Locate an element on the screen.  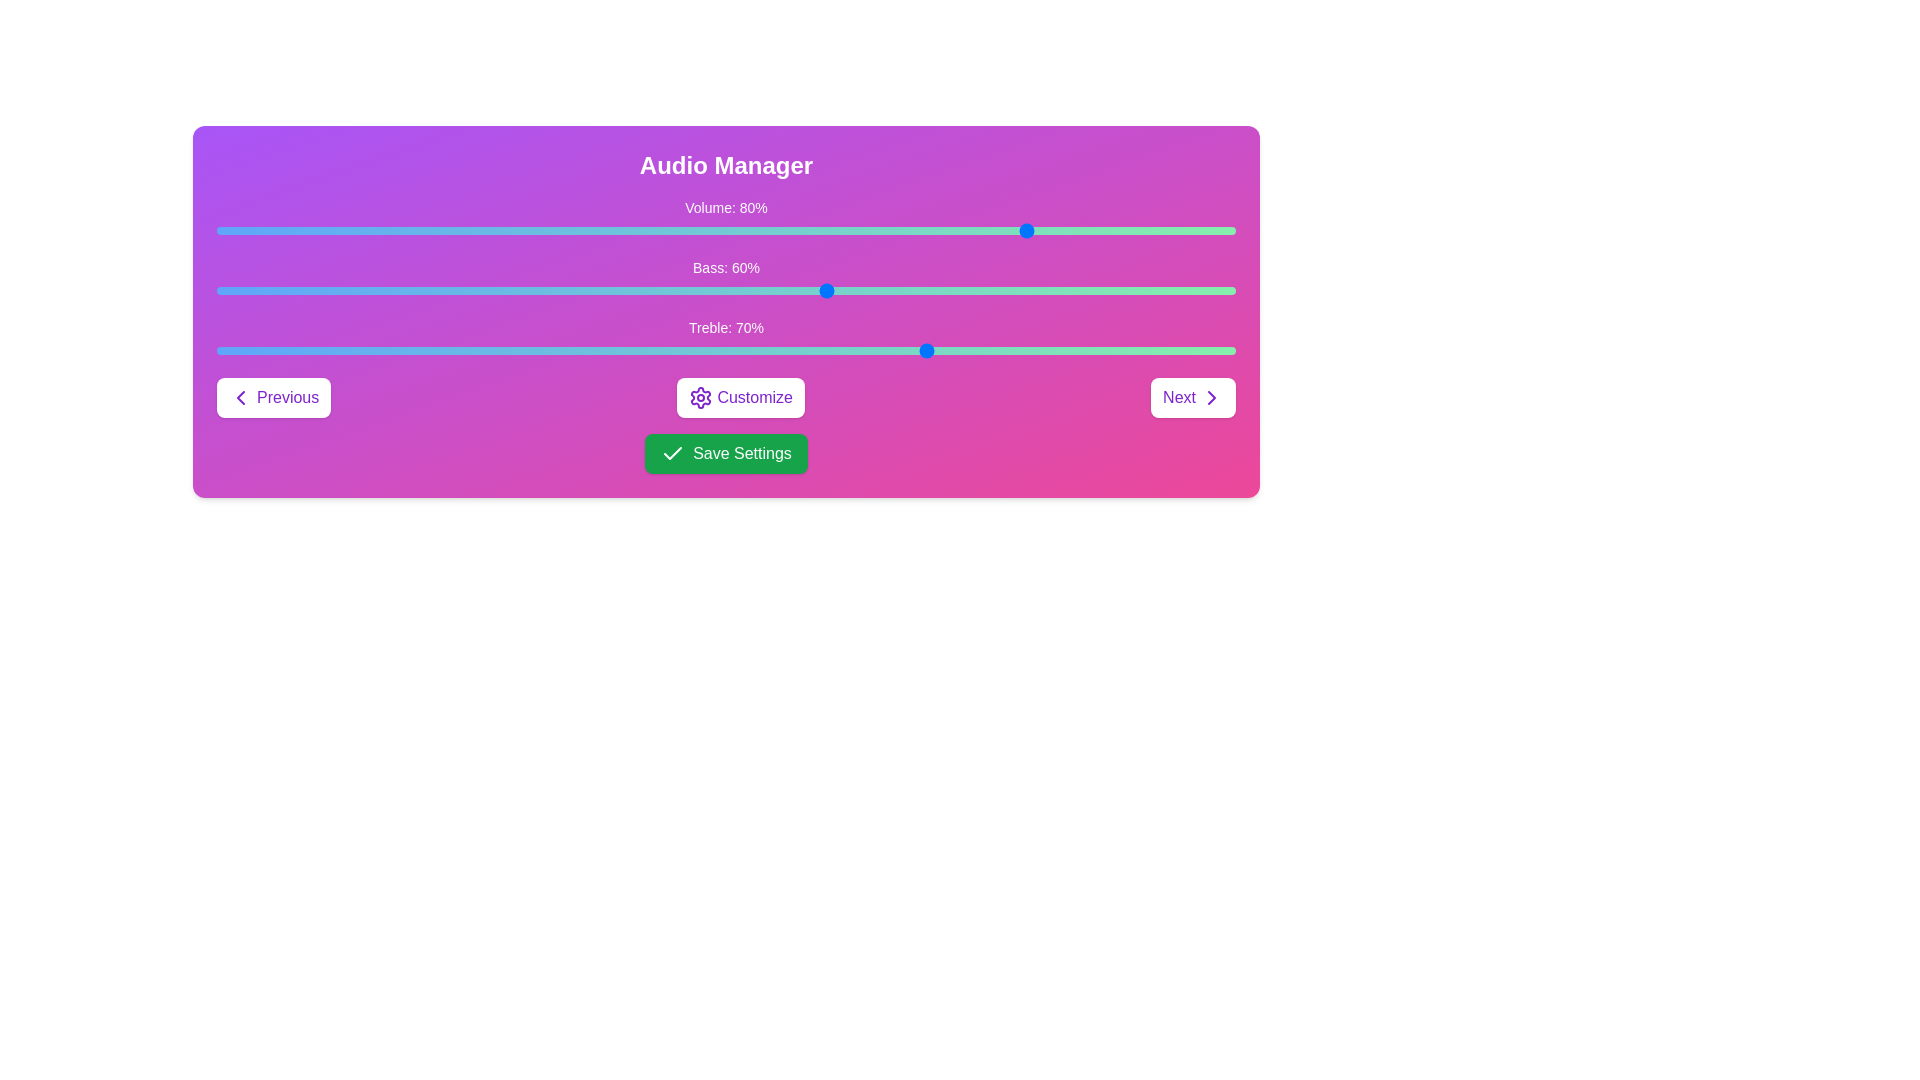
the slider is located at coordinates (1112, 350).